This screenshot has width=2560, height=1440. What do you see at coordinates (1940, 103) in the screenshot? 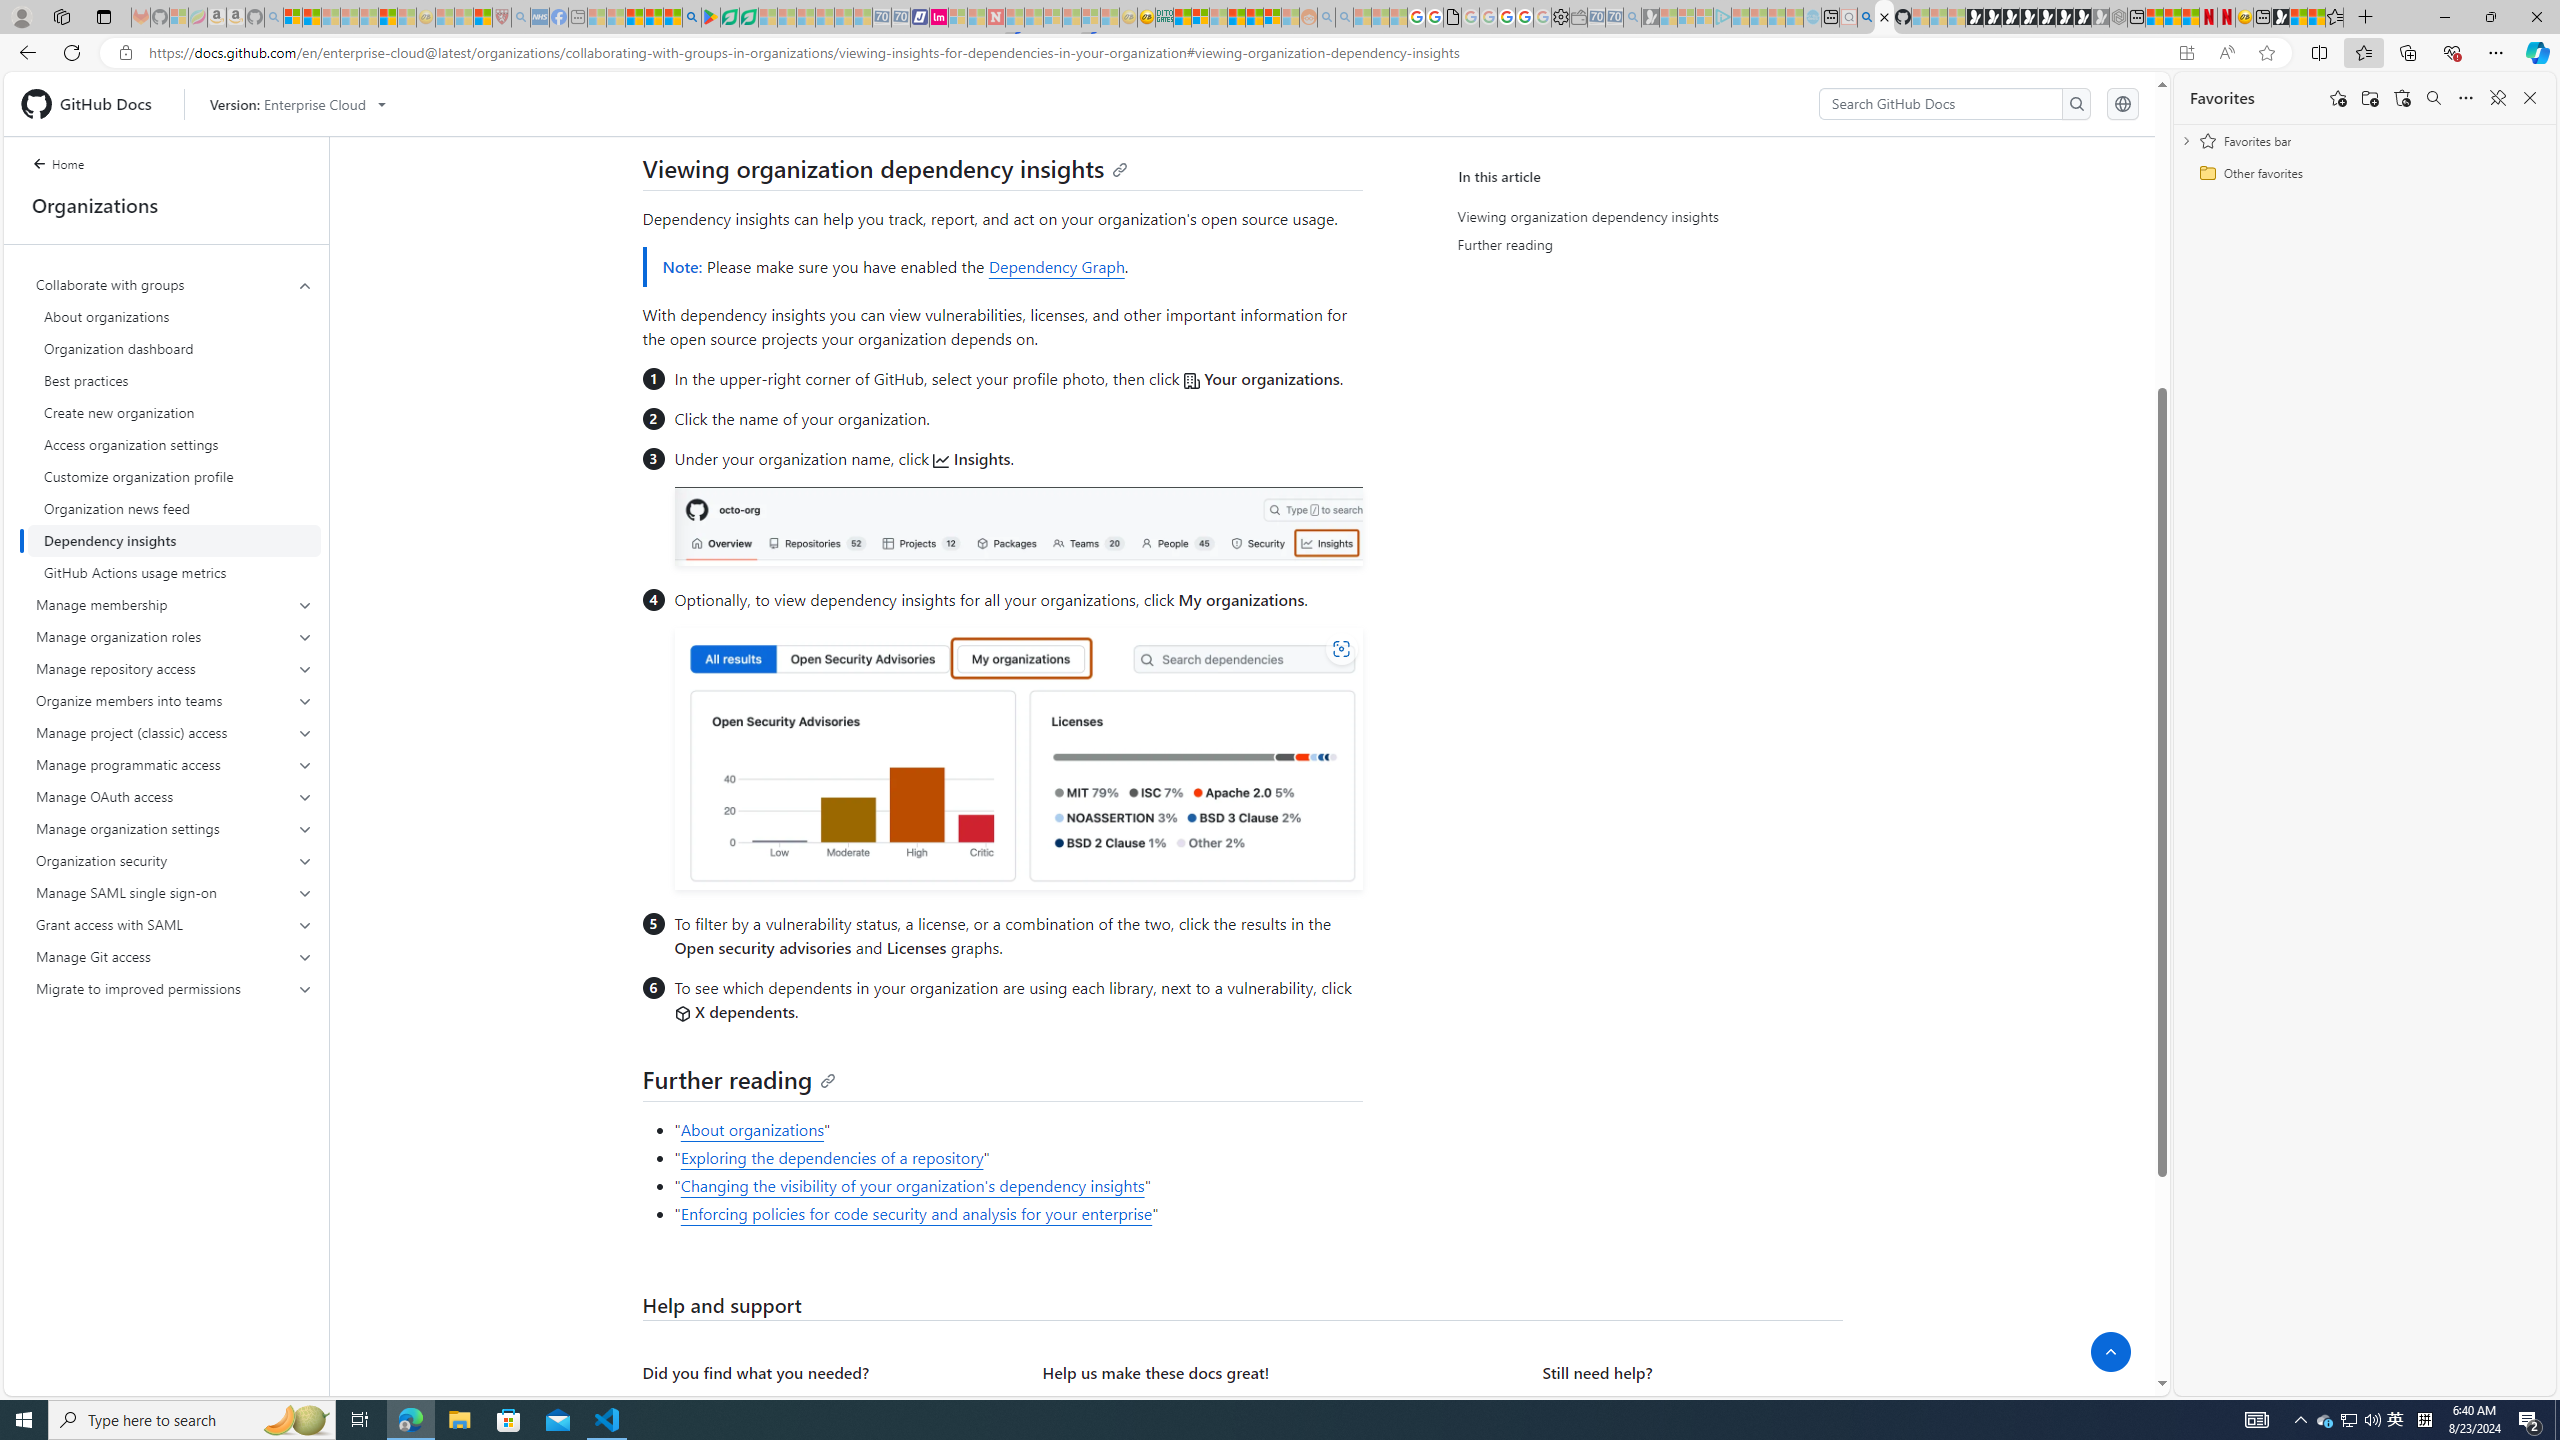
I see `'Search GitHub Docs'` at bounding box center [1940, 103].